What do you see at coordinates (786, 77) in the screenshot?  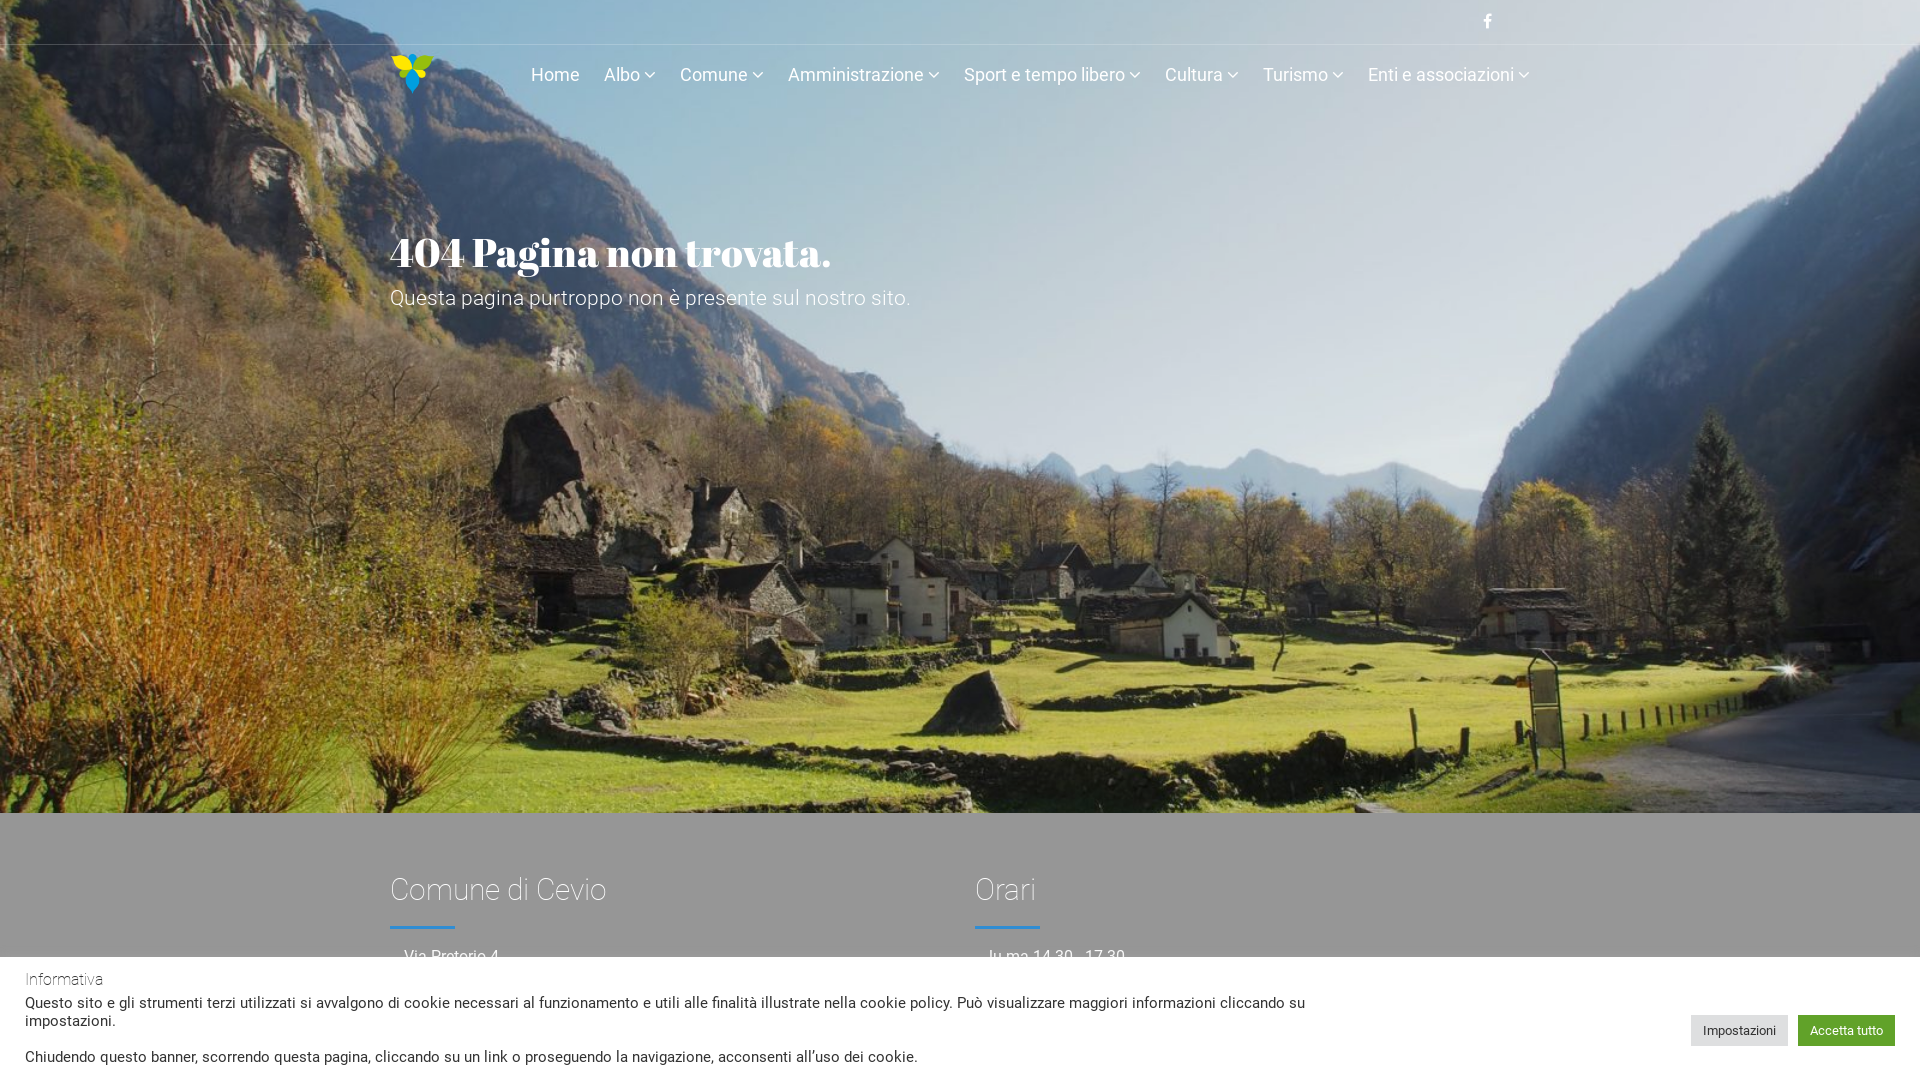 I see `'Amministrazione'` at bounding box center [786, 77].